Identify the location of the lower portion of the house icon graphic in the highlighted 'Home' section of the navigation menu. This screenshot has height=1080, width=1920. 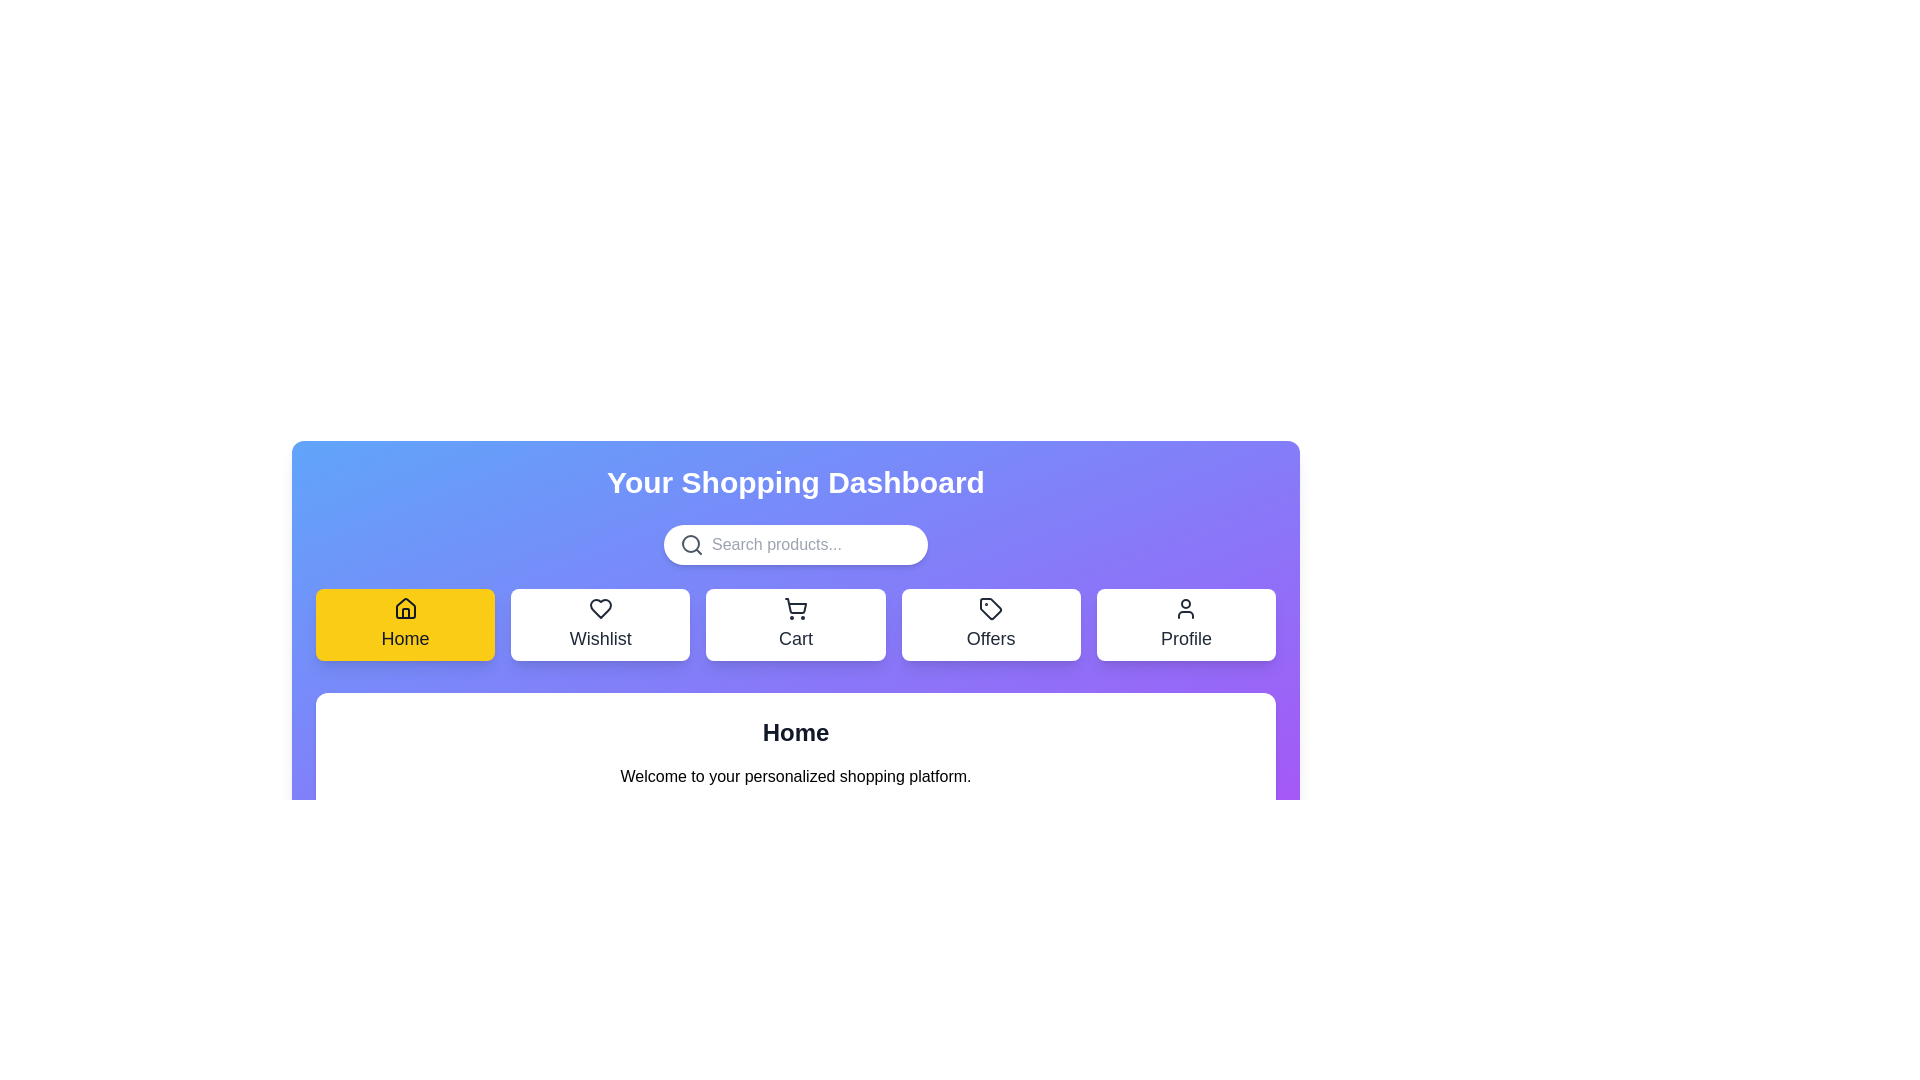
(404, 612).